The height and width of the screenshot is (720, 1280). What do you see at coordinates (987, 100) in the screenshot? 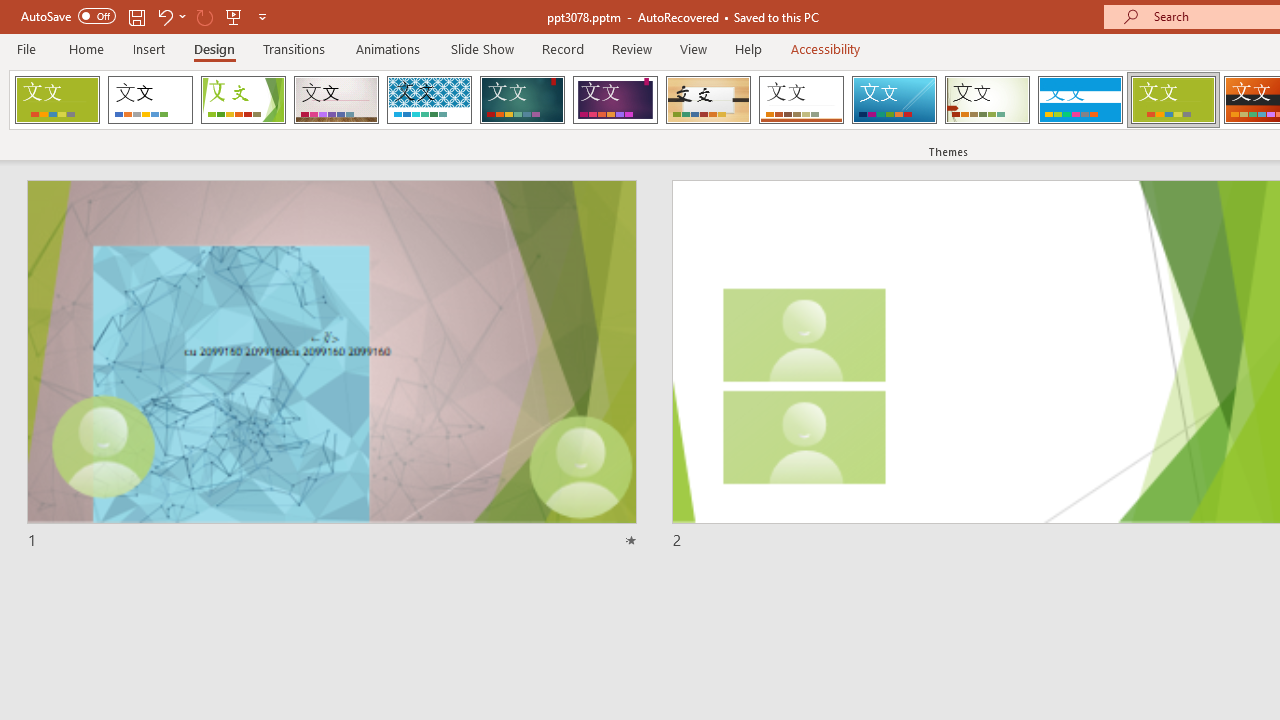
I see `'Wisp'` at bounding box center [987, 100].